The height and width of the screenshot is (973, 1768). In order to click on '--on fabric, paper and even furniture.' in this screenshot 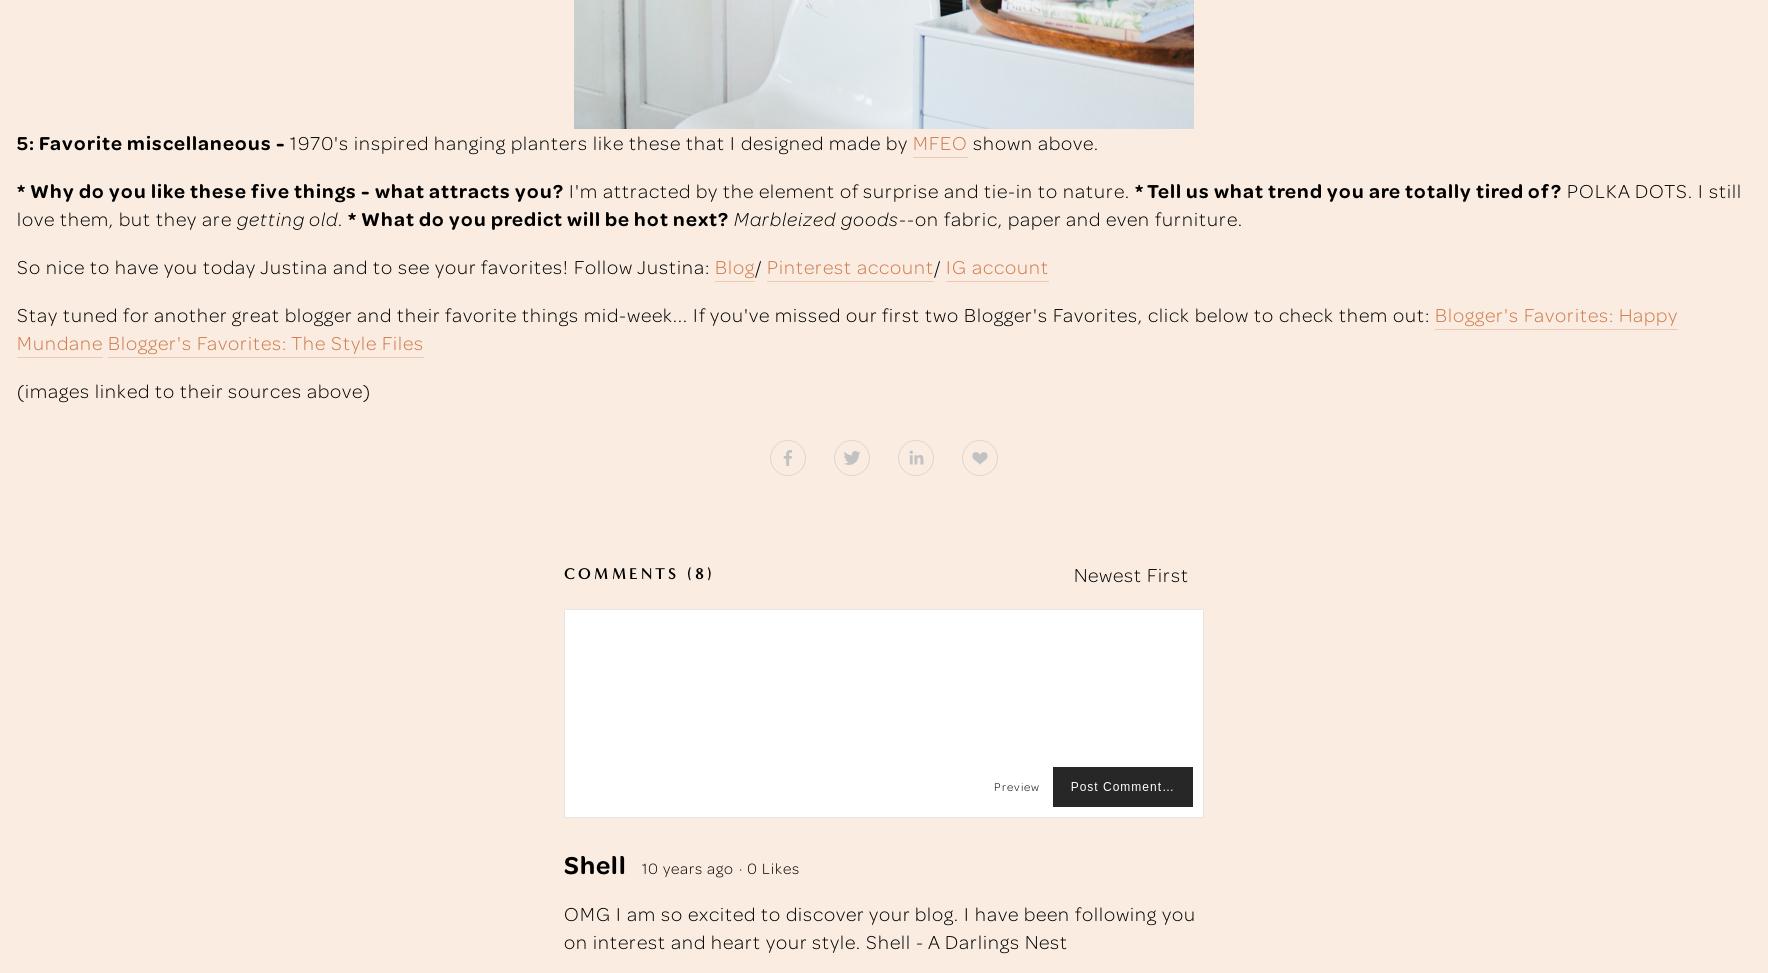, I will do `click(1070, 216)`.